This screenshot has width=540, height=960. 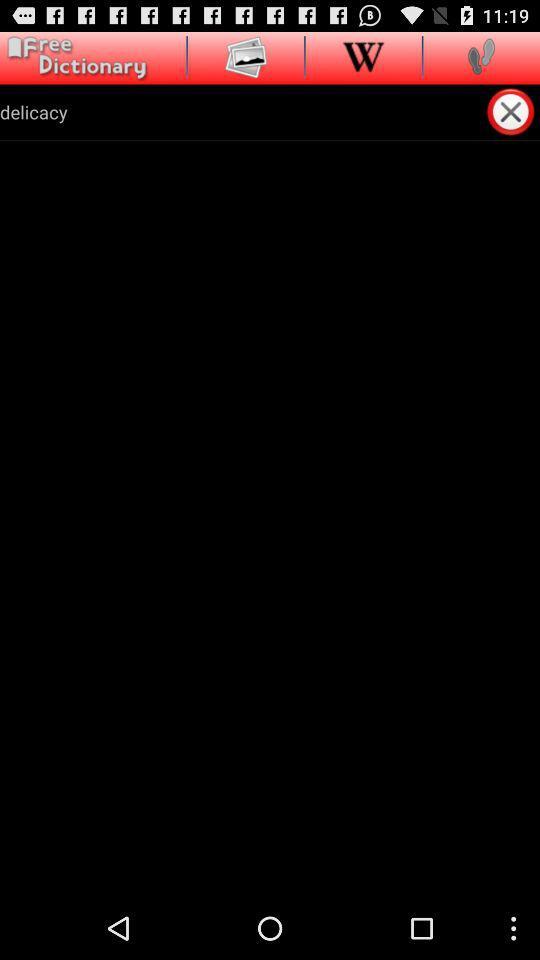 What do you see at coordinates (512, 111) in the screenshot?
I see `remove search term` at bounding box center [512, 111].